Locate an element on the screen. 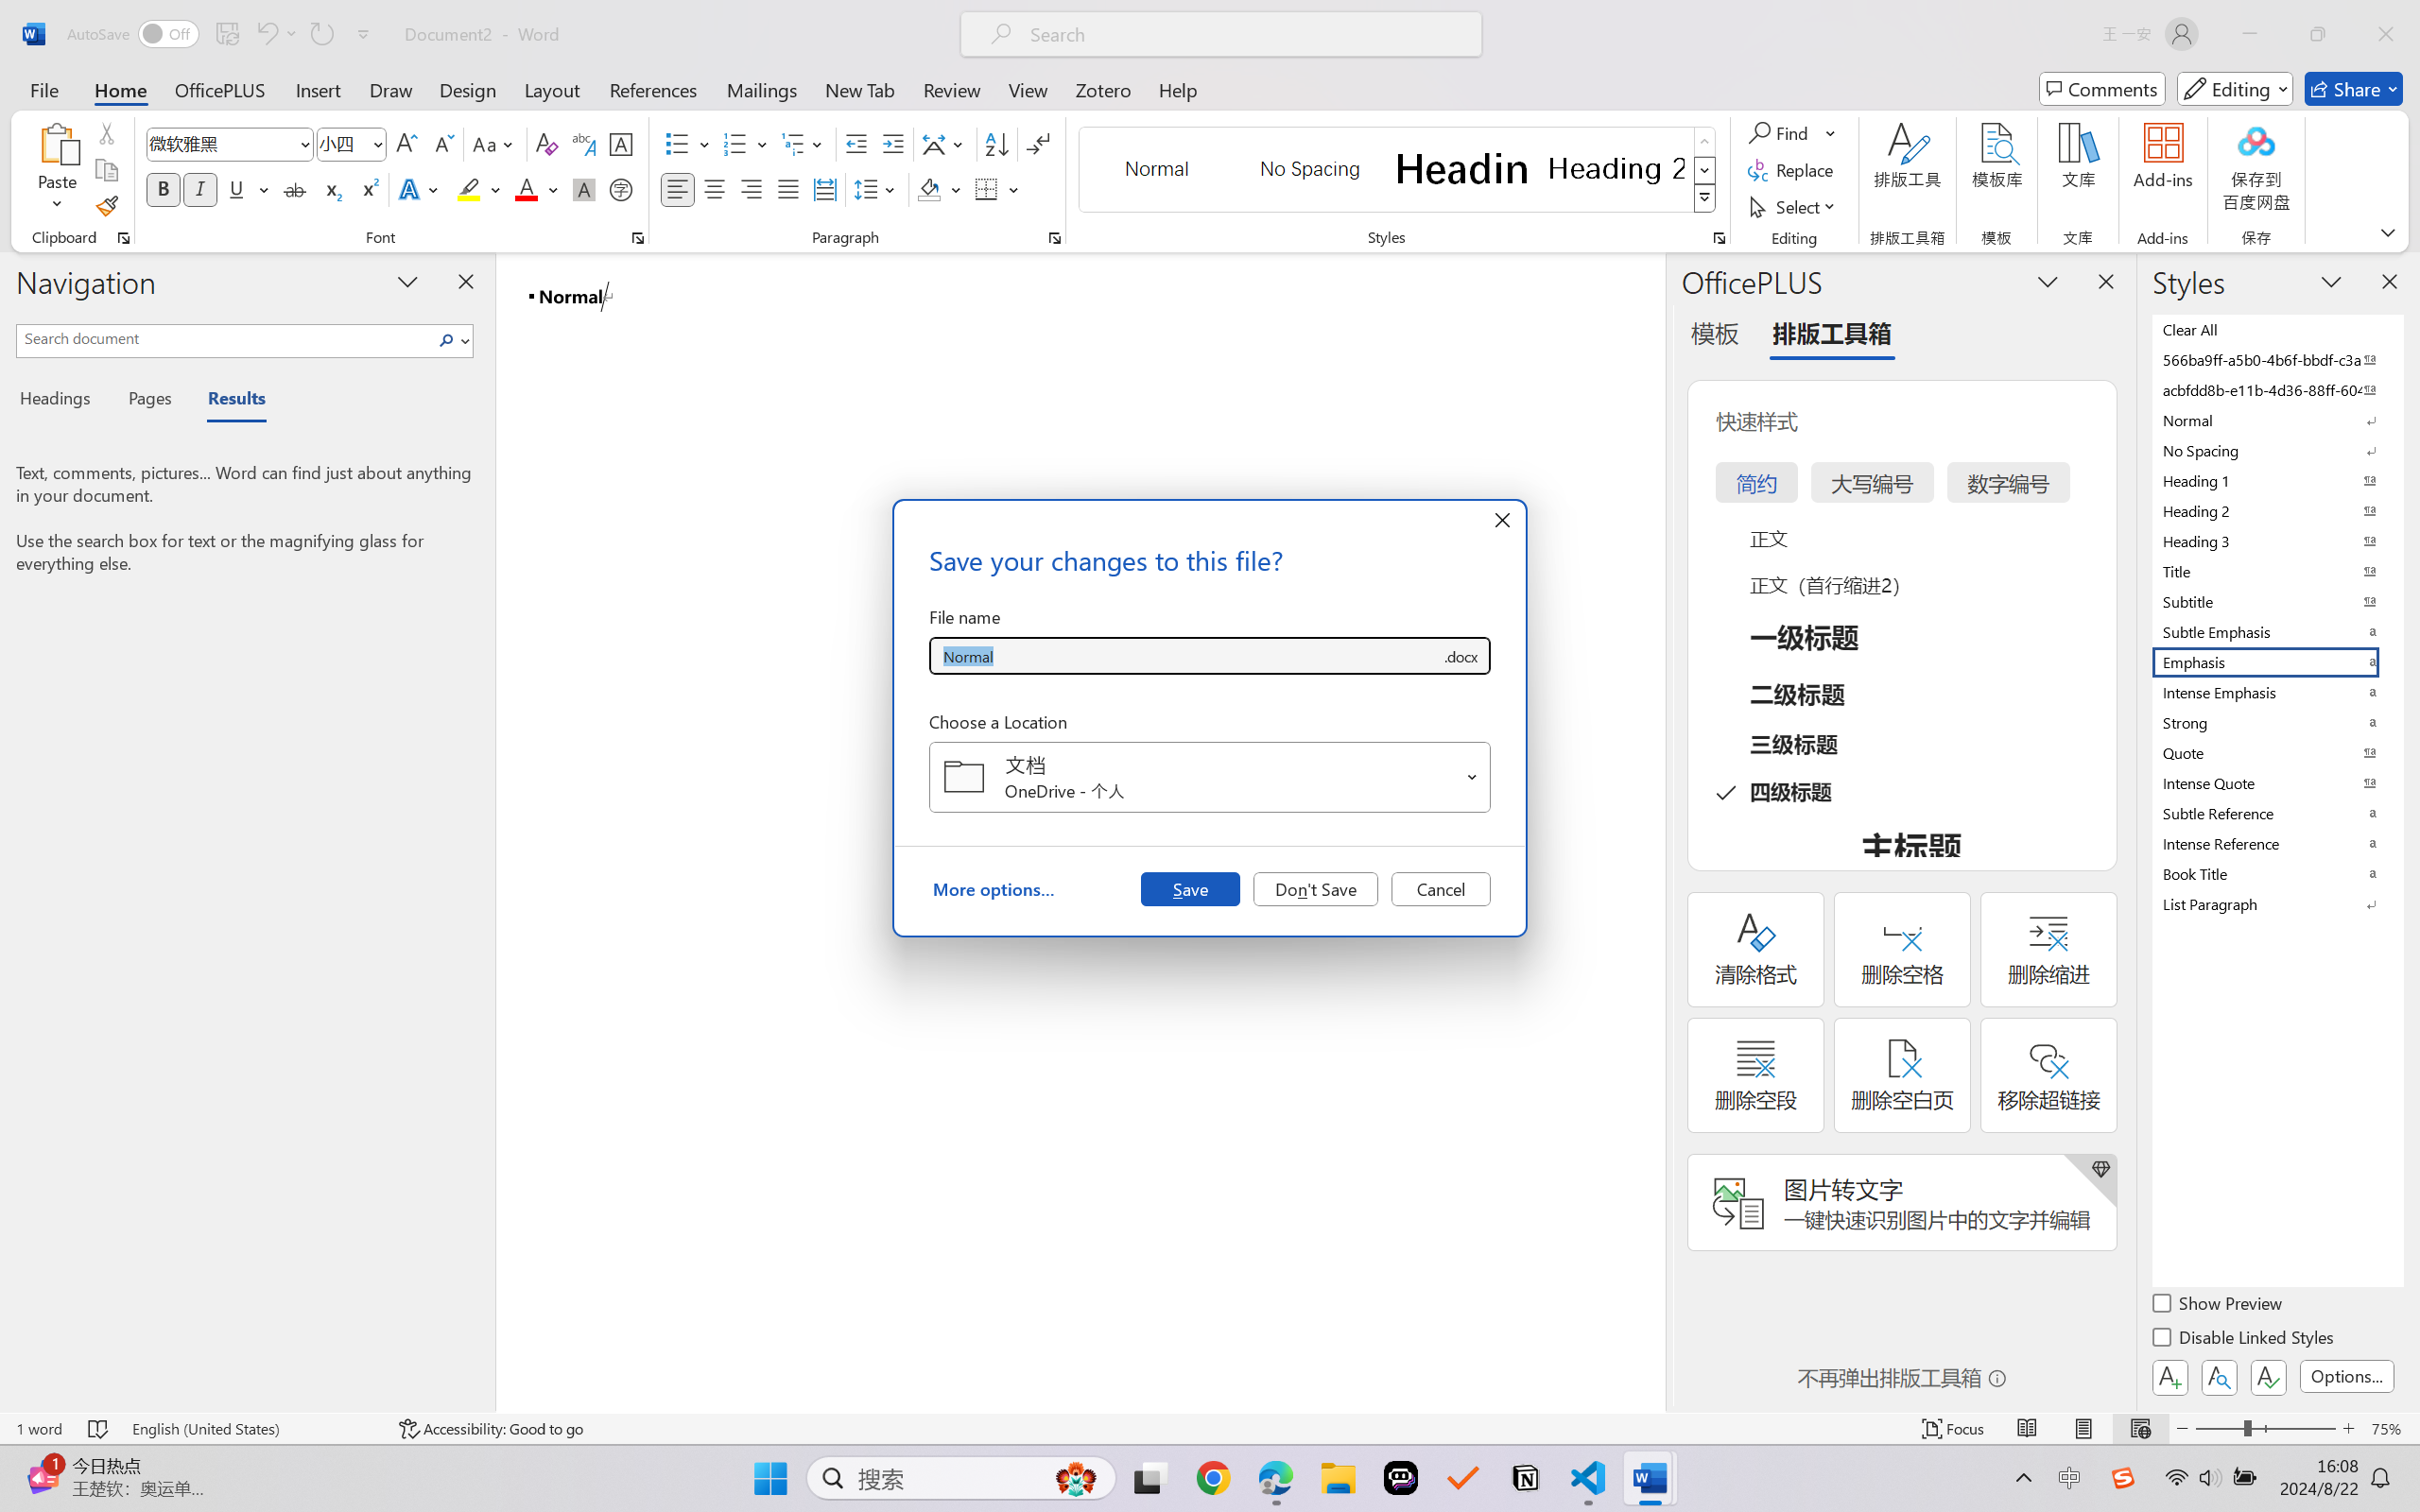  'Paste' is located at coordinates (57, 143).